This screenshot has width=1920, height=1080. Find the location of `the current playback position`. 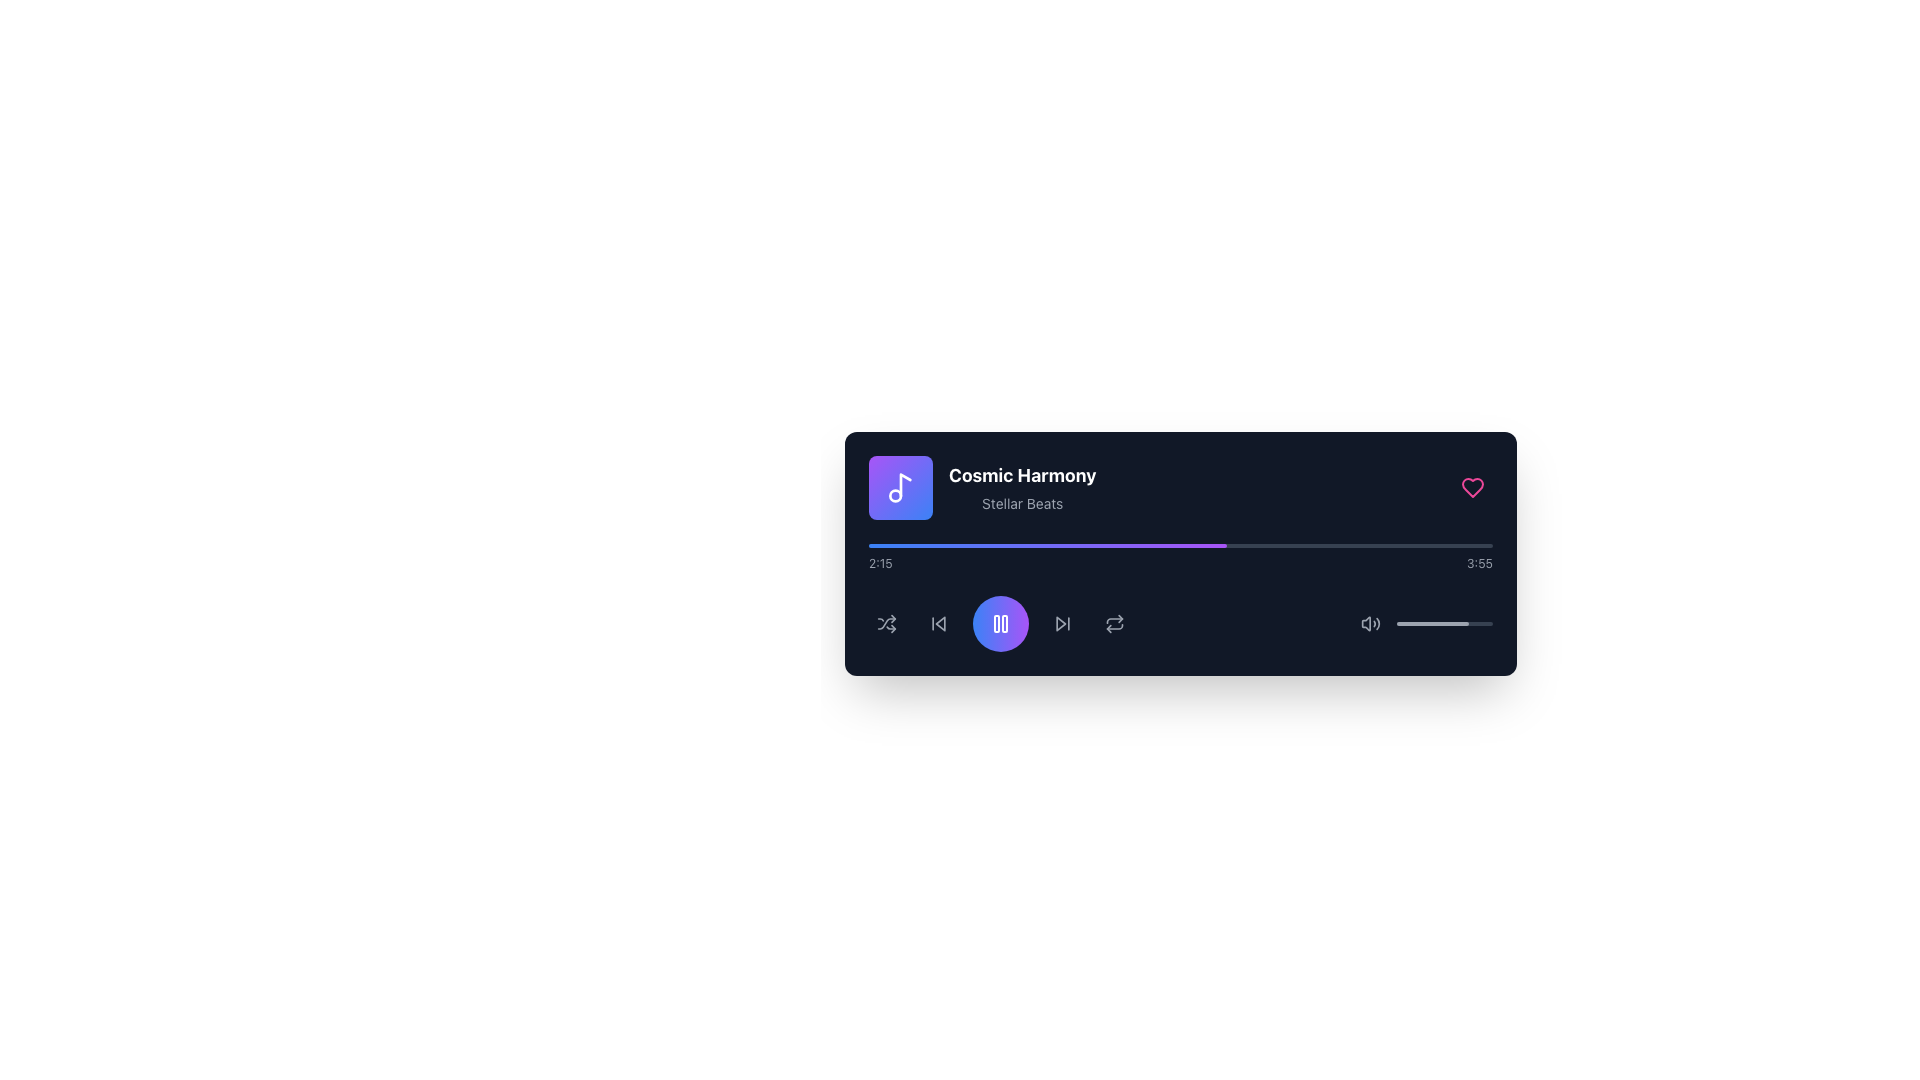

the current playback position is located at coordinates (1447, 546).